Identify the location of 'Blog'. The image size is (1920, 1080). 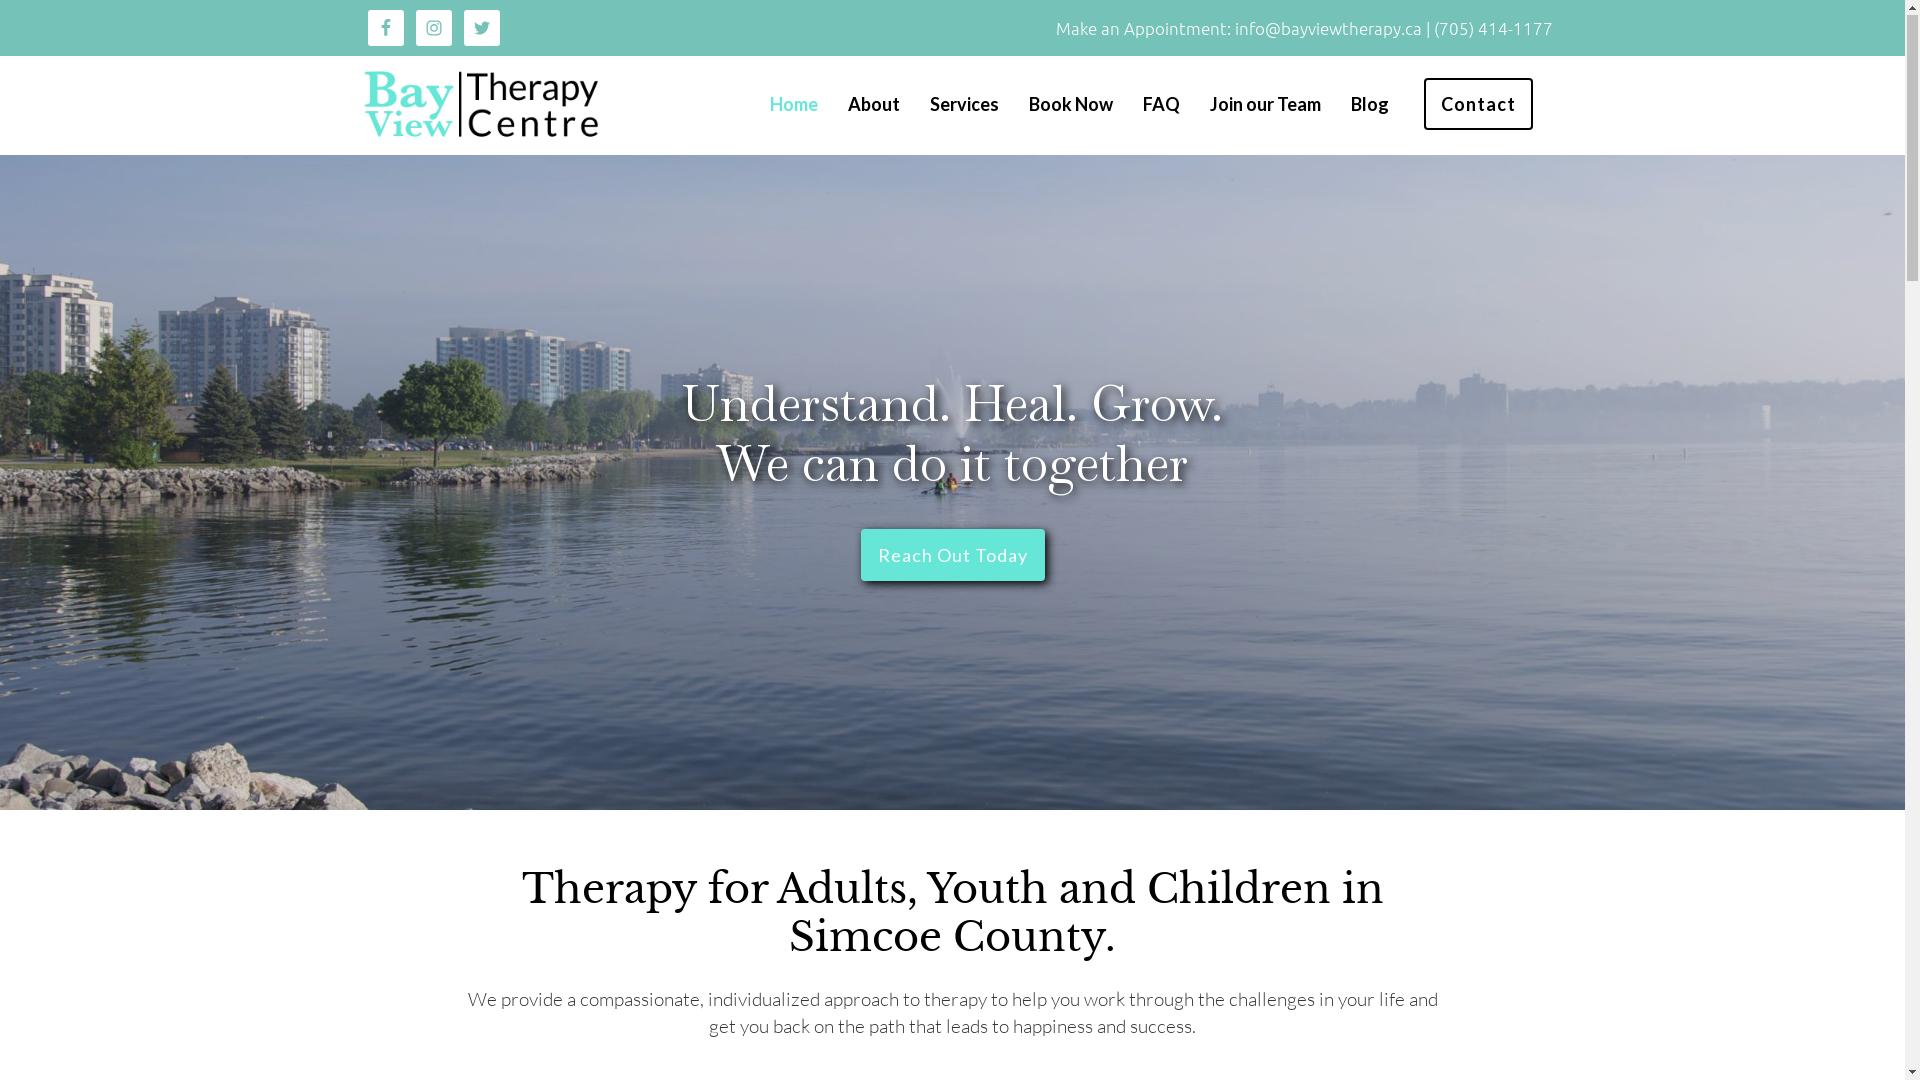
(1367, 104).